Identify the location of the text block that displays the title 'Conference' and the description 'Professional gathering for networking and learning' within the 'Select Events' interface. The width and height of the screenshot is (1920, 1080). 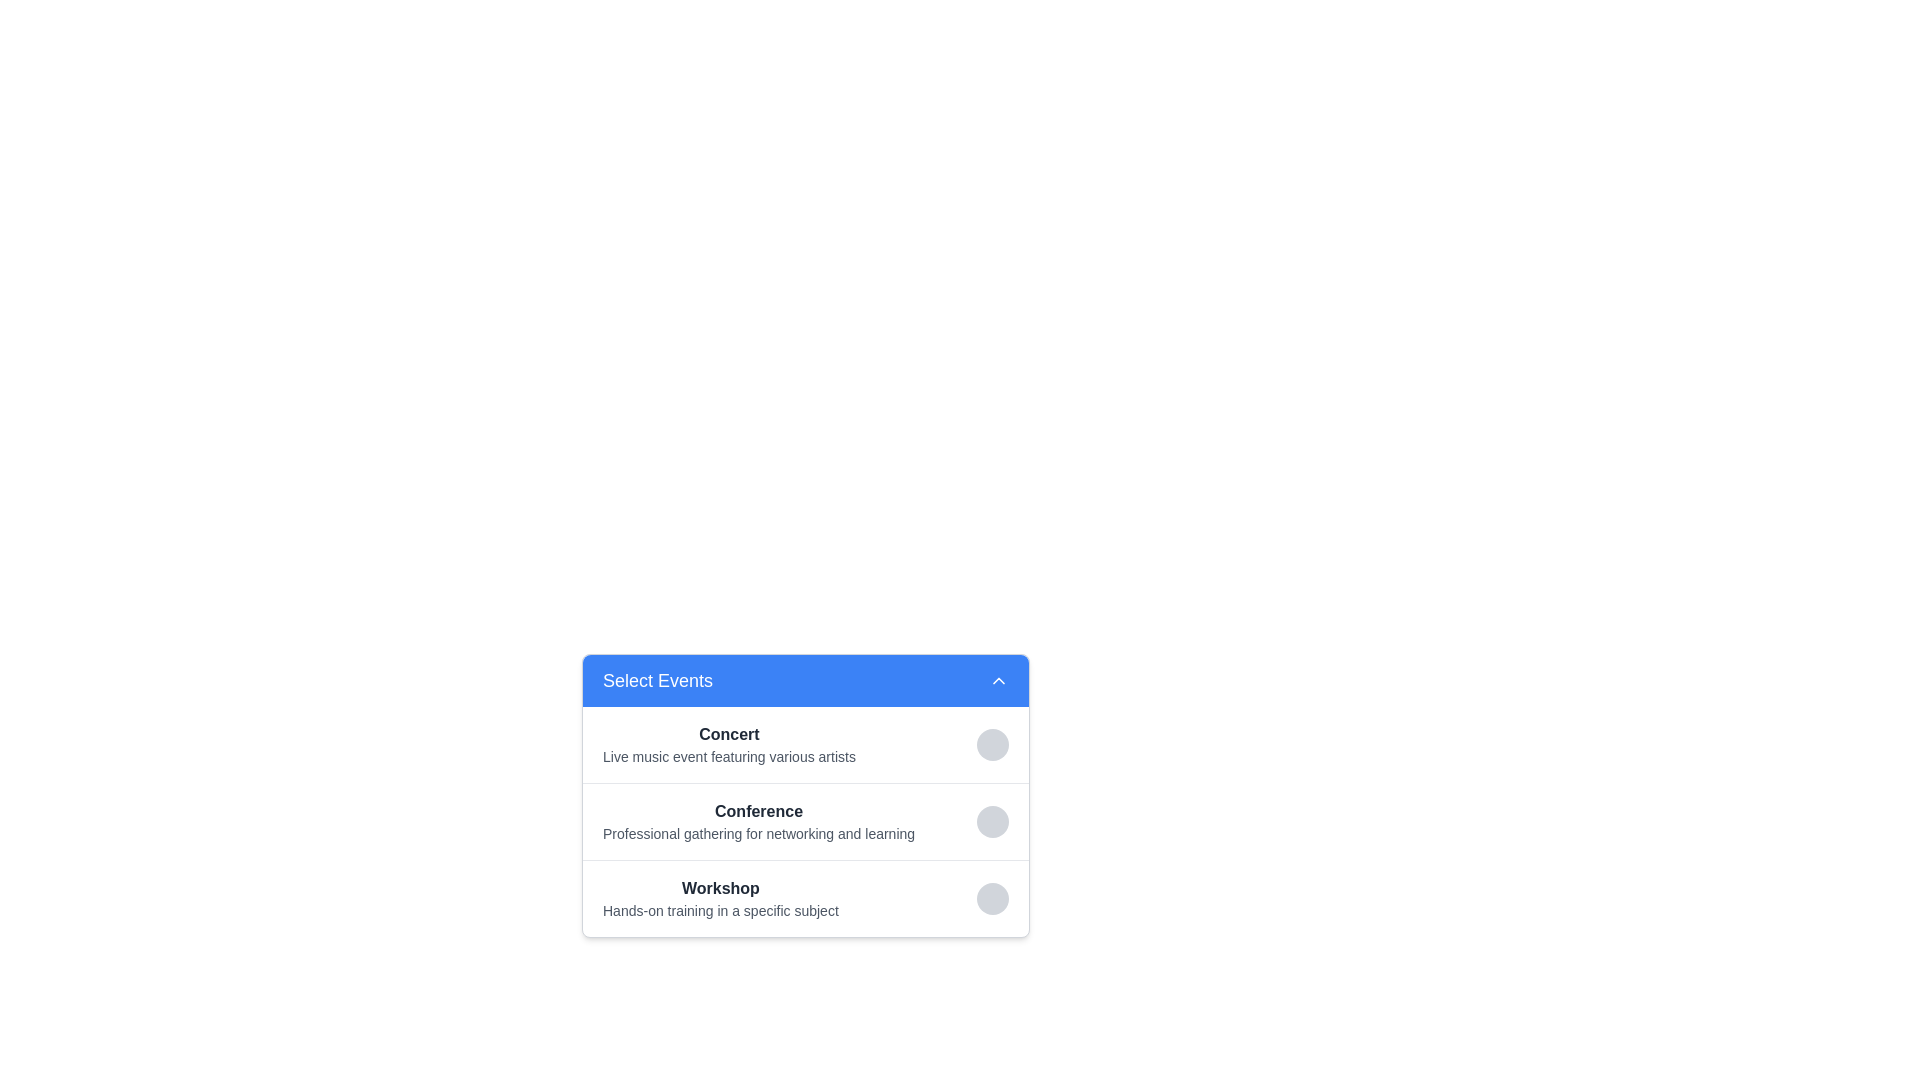
(757, 821).